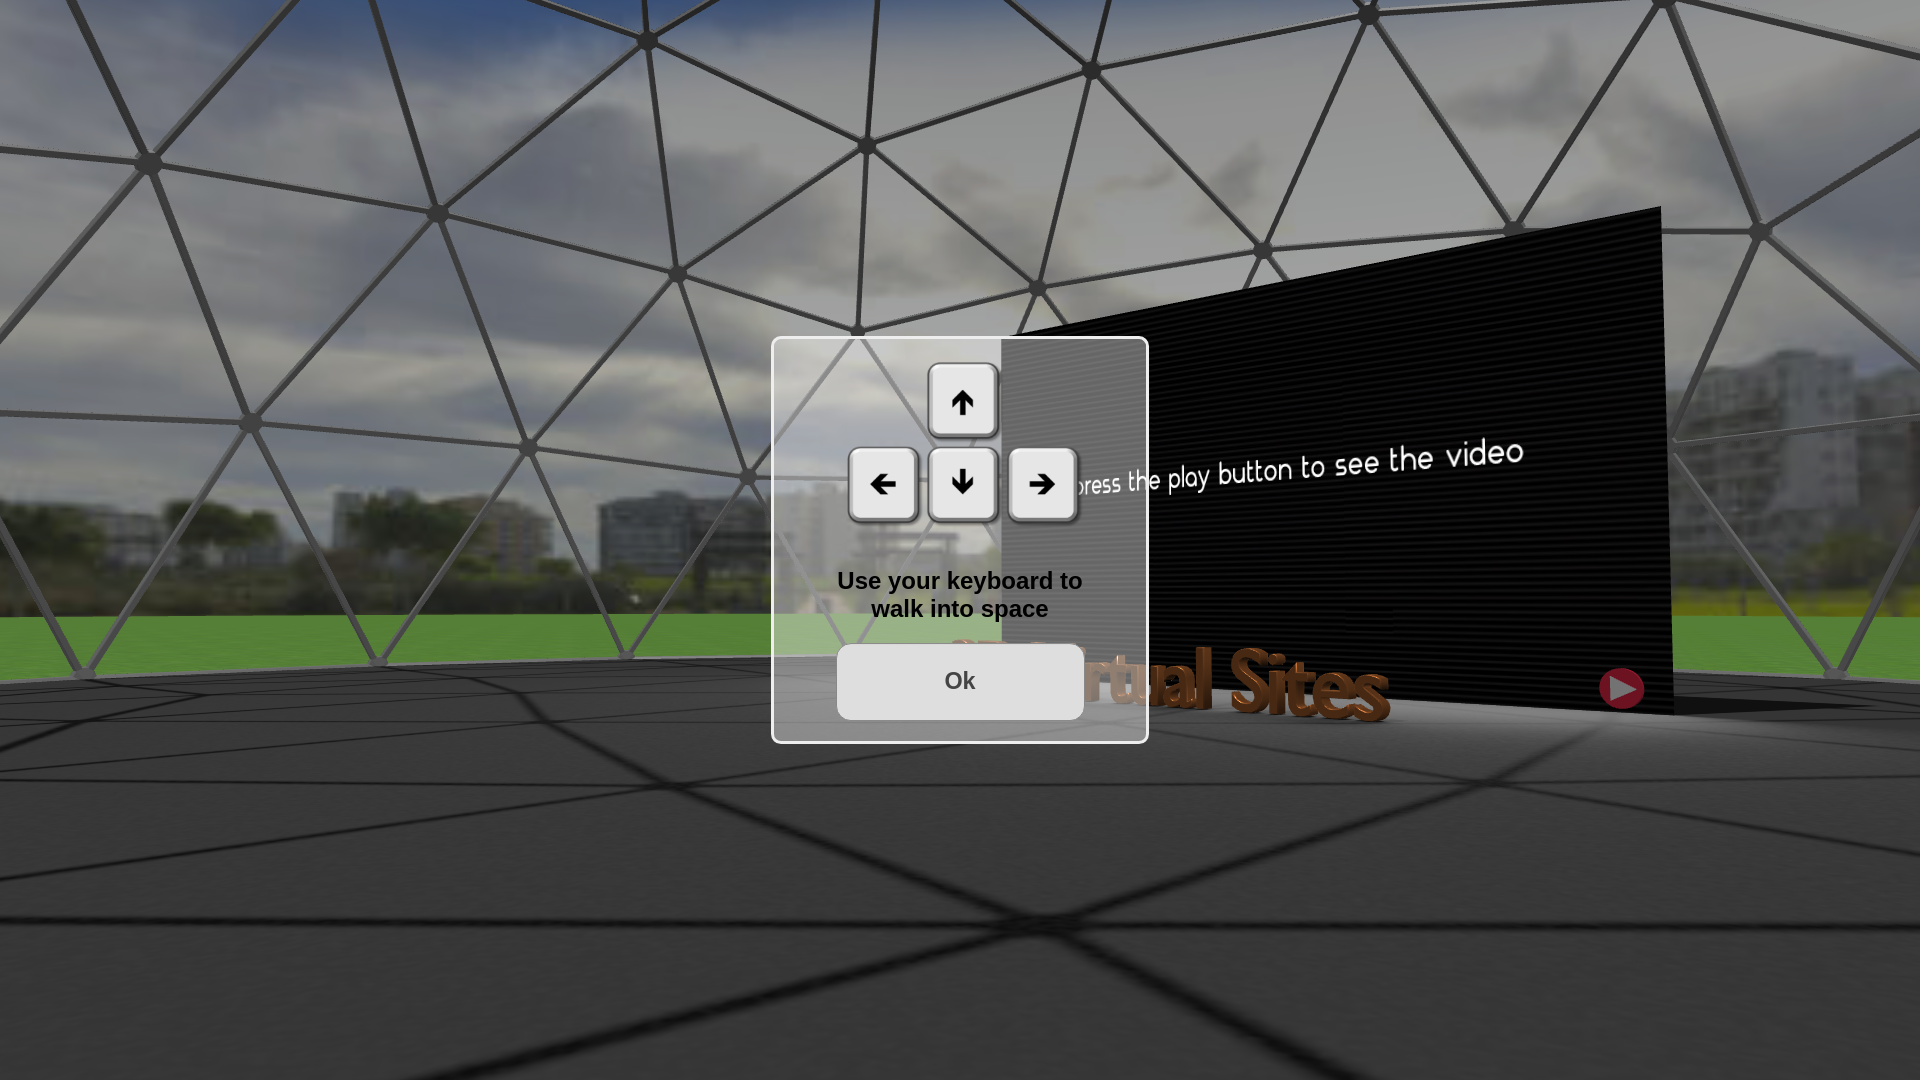 This screenshot has width=1920, height=1080. I want to click on 'Ok', so click(960, 681).